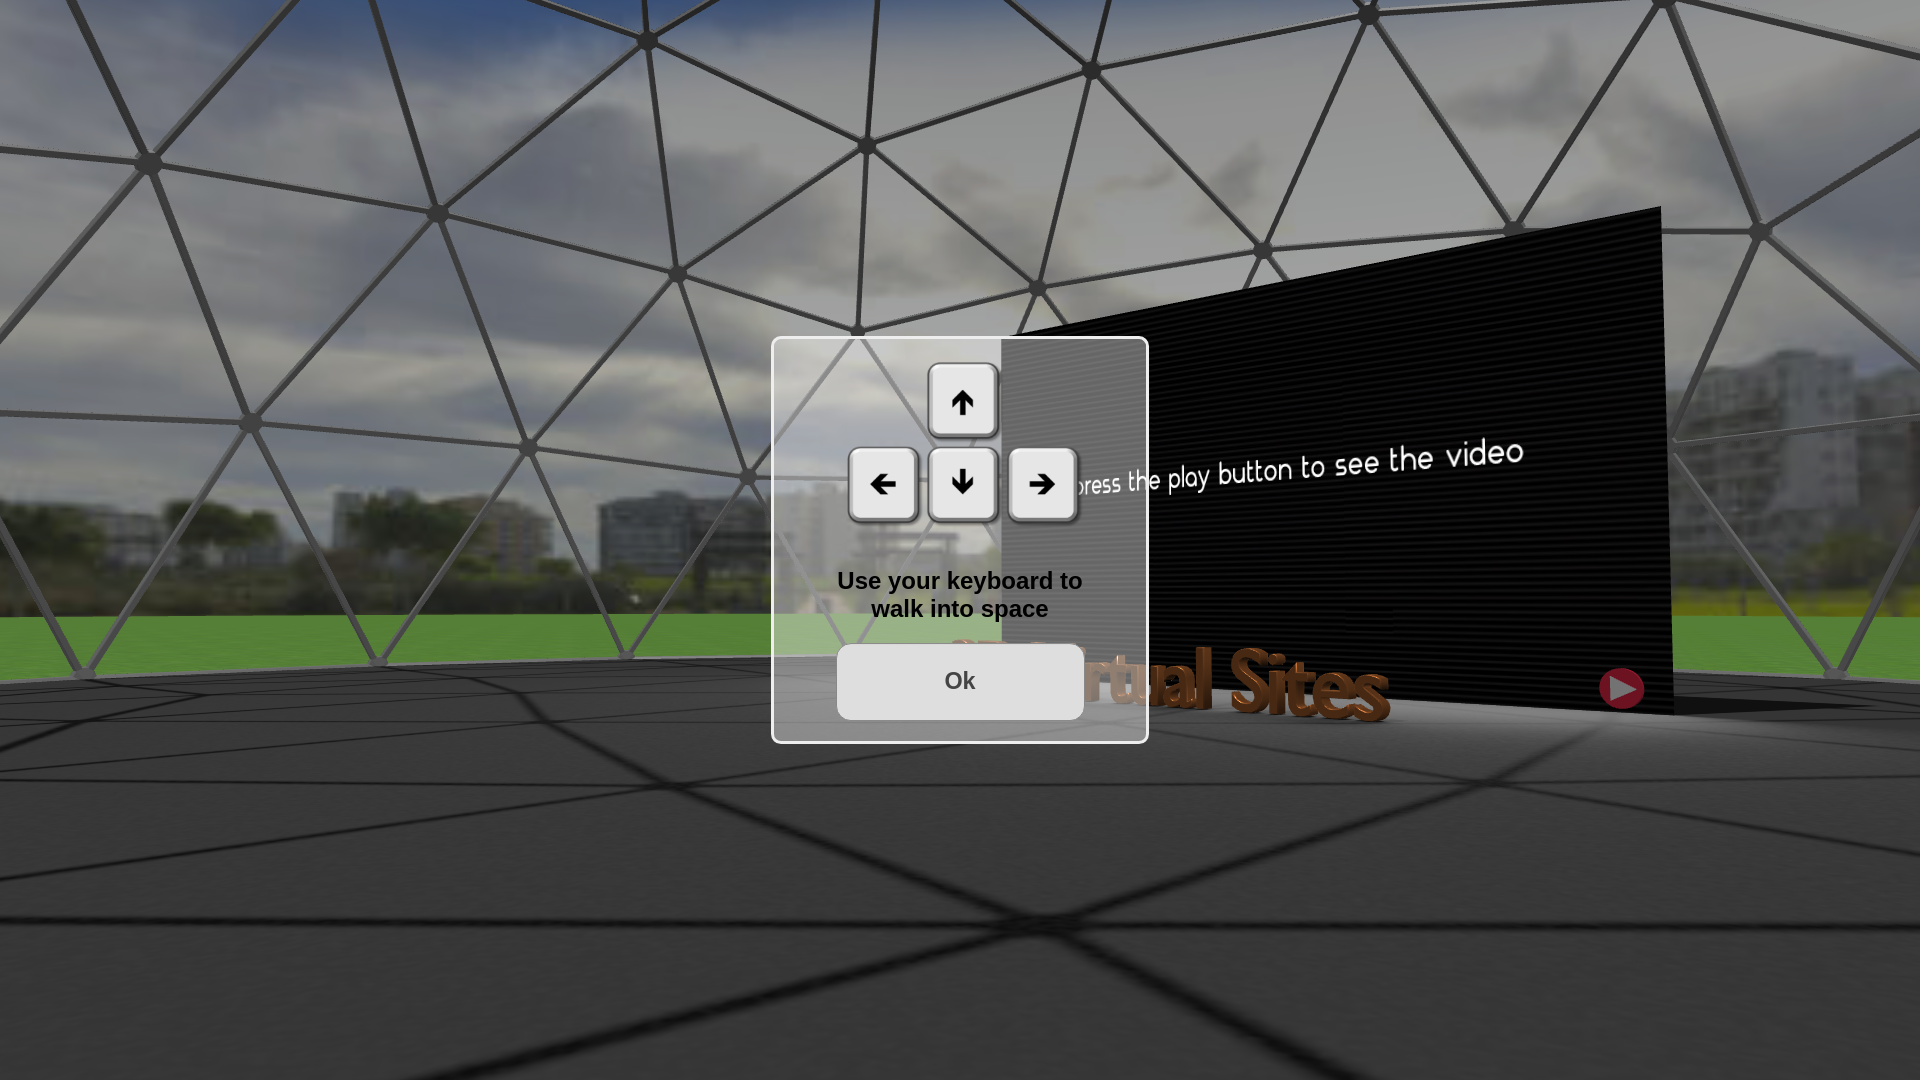 This screenshot has width=1920, height=1080. I want to click on 'Ok', so click(960, 681).